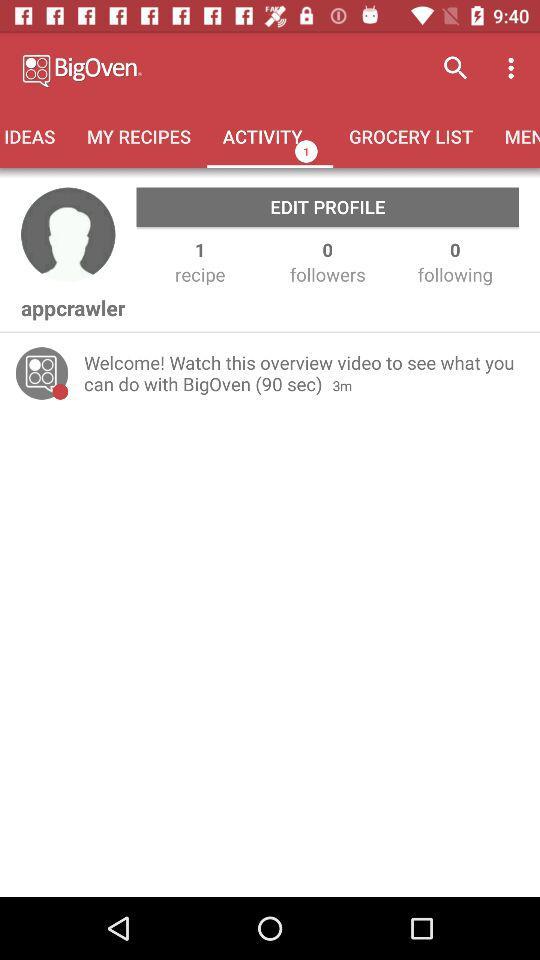 The height and width of the screenshot is (960, 540). I want to click on the search icon of the page, so click(456, 68).